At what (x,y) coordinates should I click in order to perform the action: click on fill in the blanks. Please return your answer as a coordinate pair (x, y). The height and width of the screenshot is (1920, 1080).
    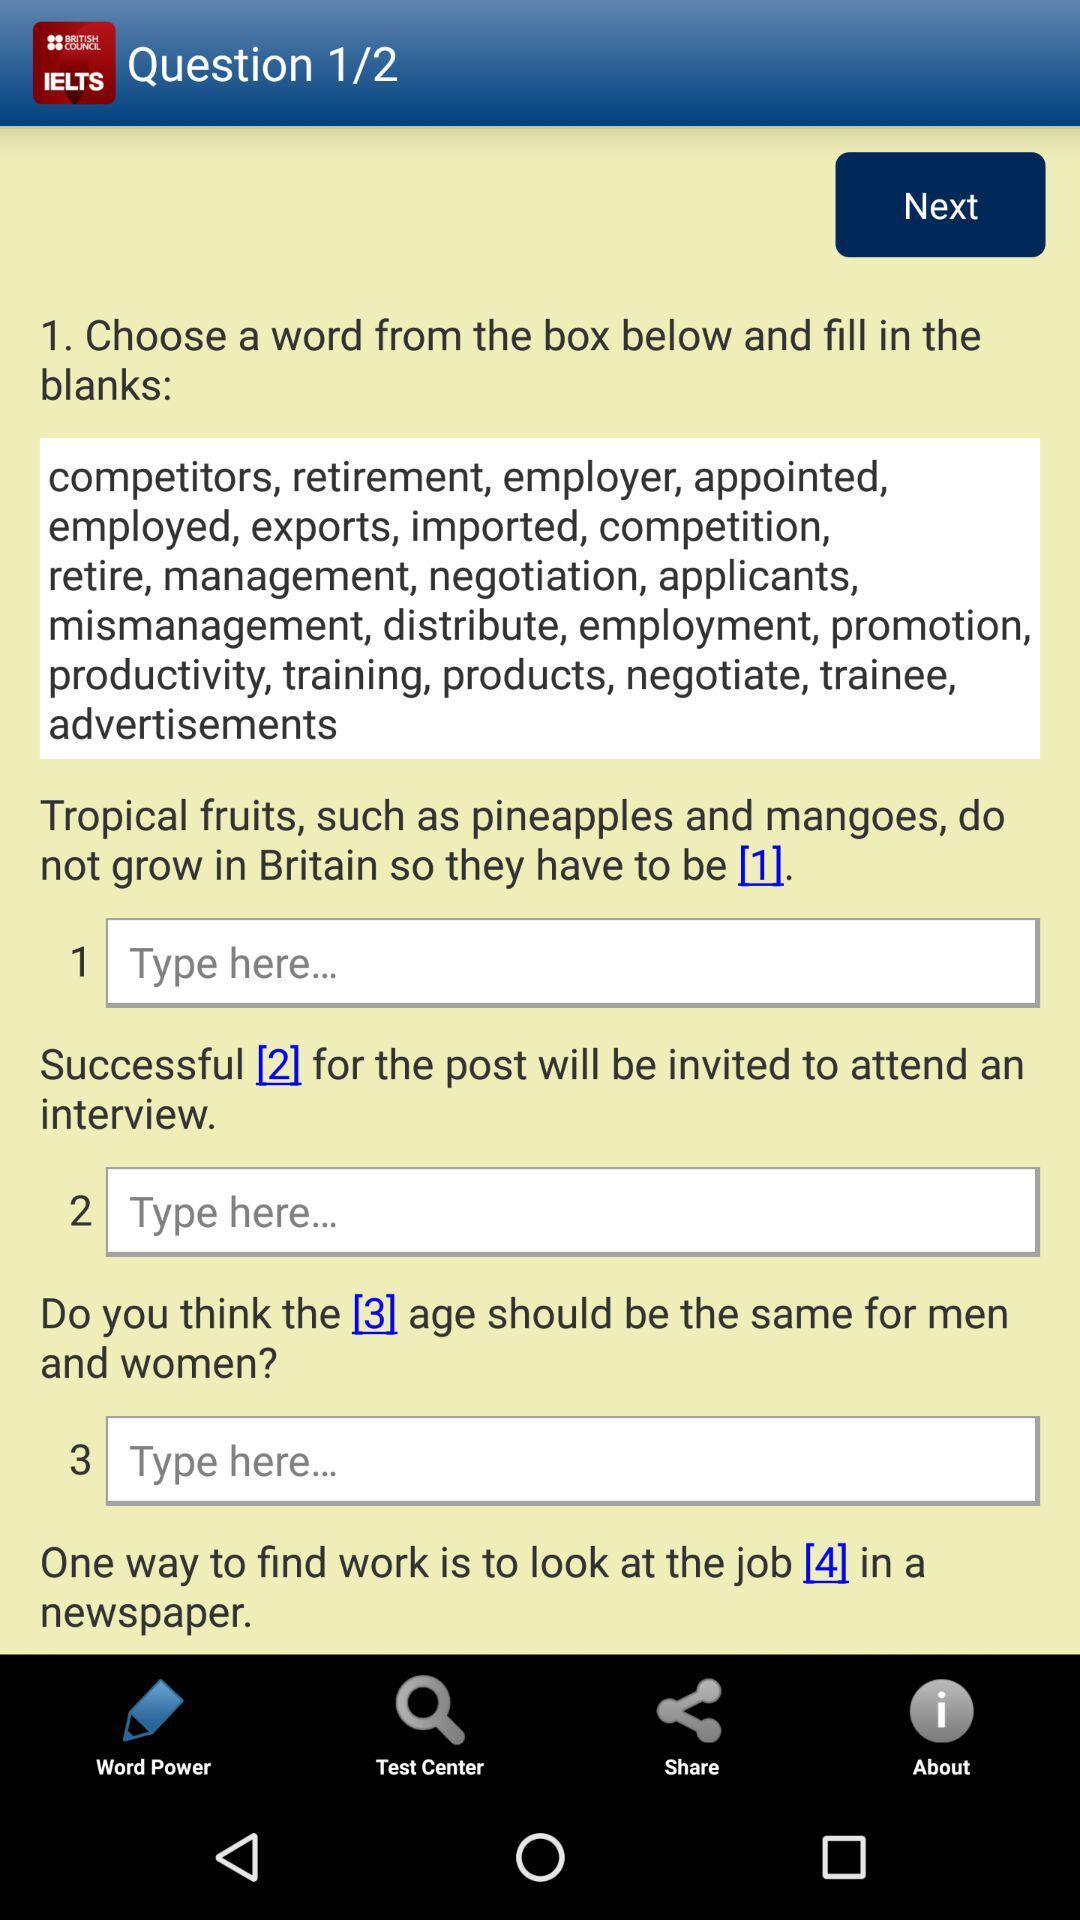
    Looking at the image, I should click on (571, 1209).